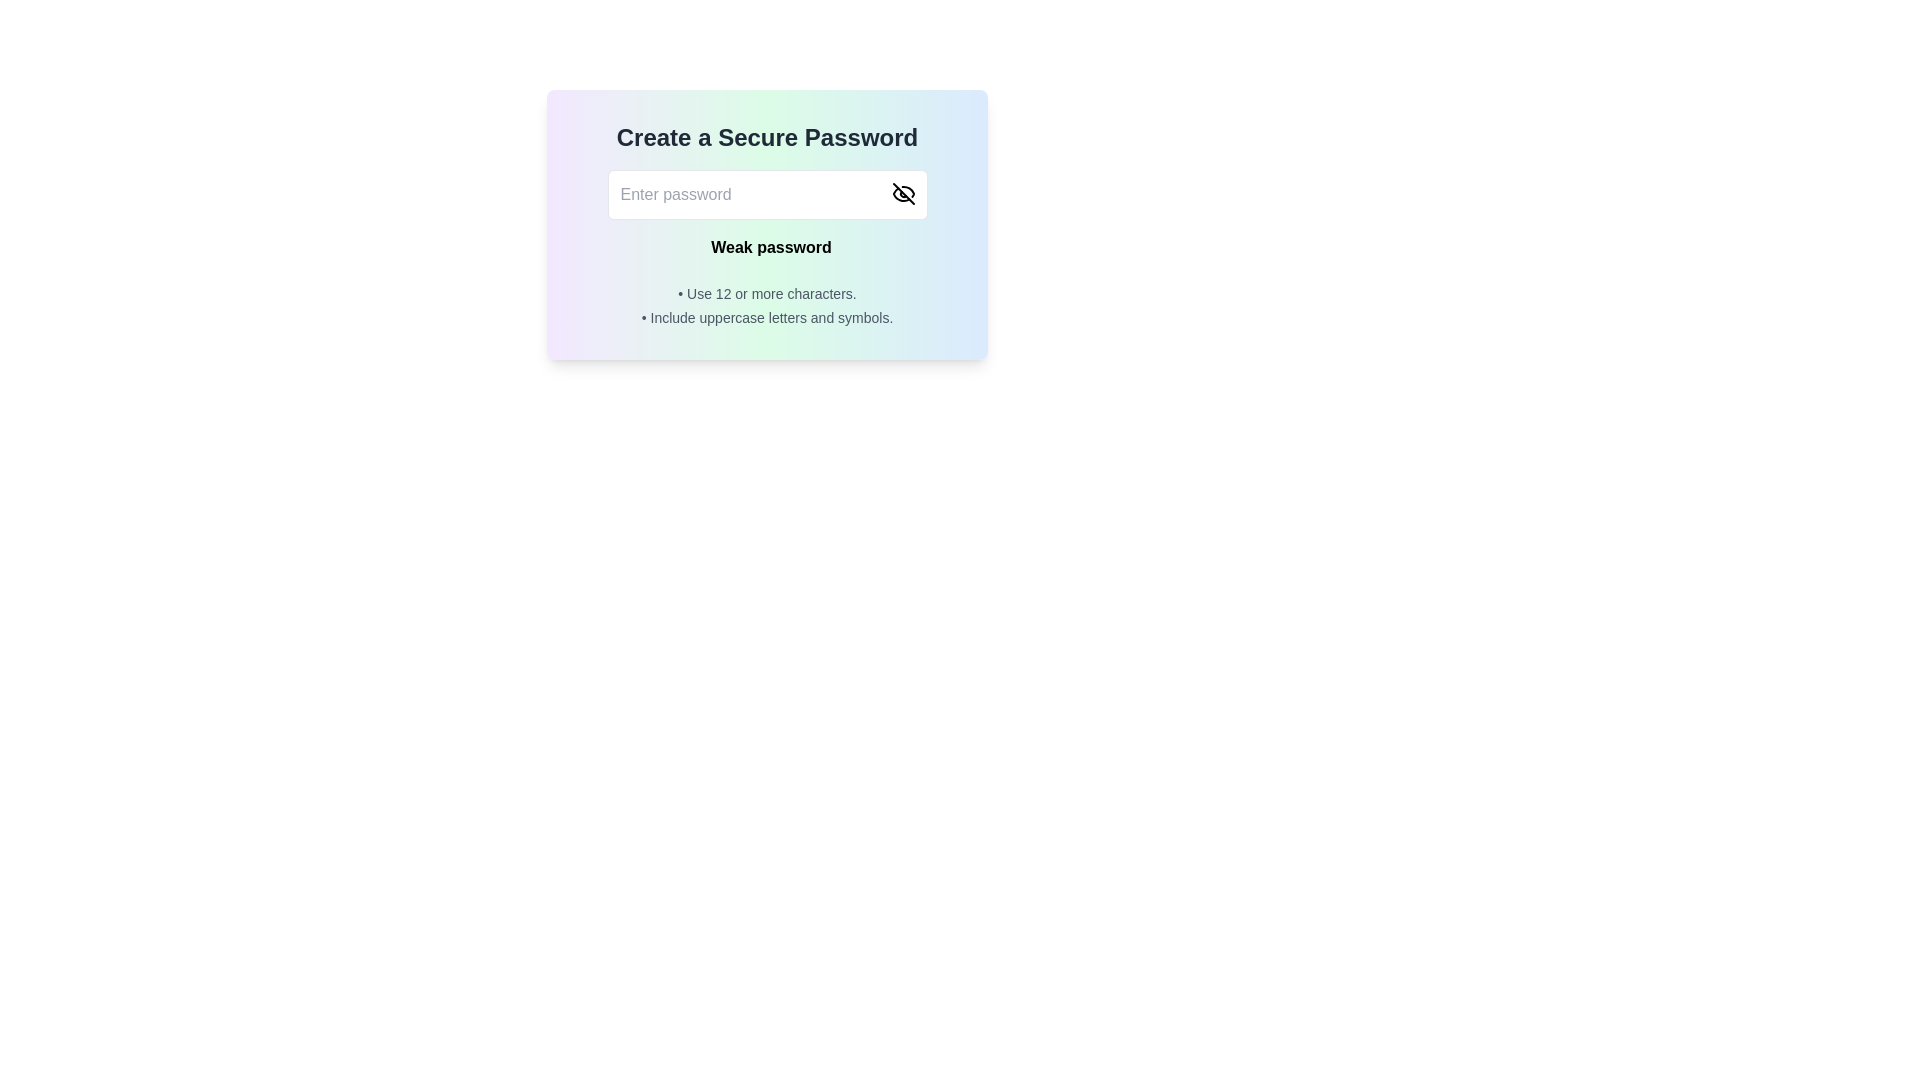 This screenshot has width=1920, height=1080. Describe the element at coordinates (766, 246) in the screenshot. I see `feedback message indicating the strength of the password, which is displayed below the password input field` at that location.